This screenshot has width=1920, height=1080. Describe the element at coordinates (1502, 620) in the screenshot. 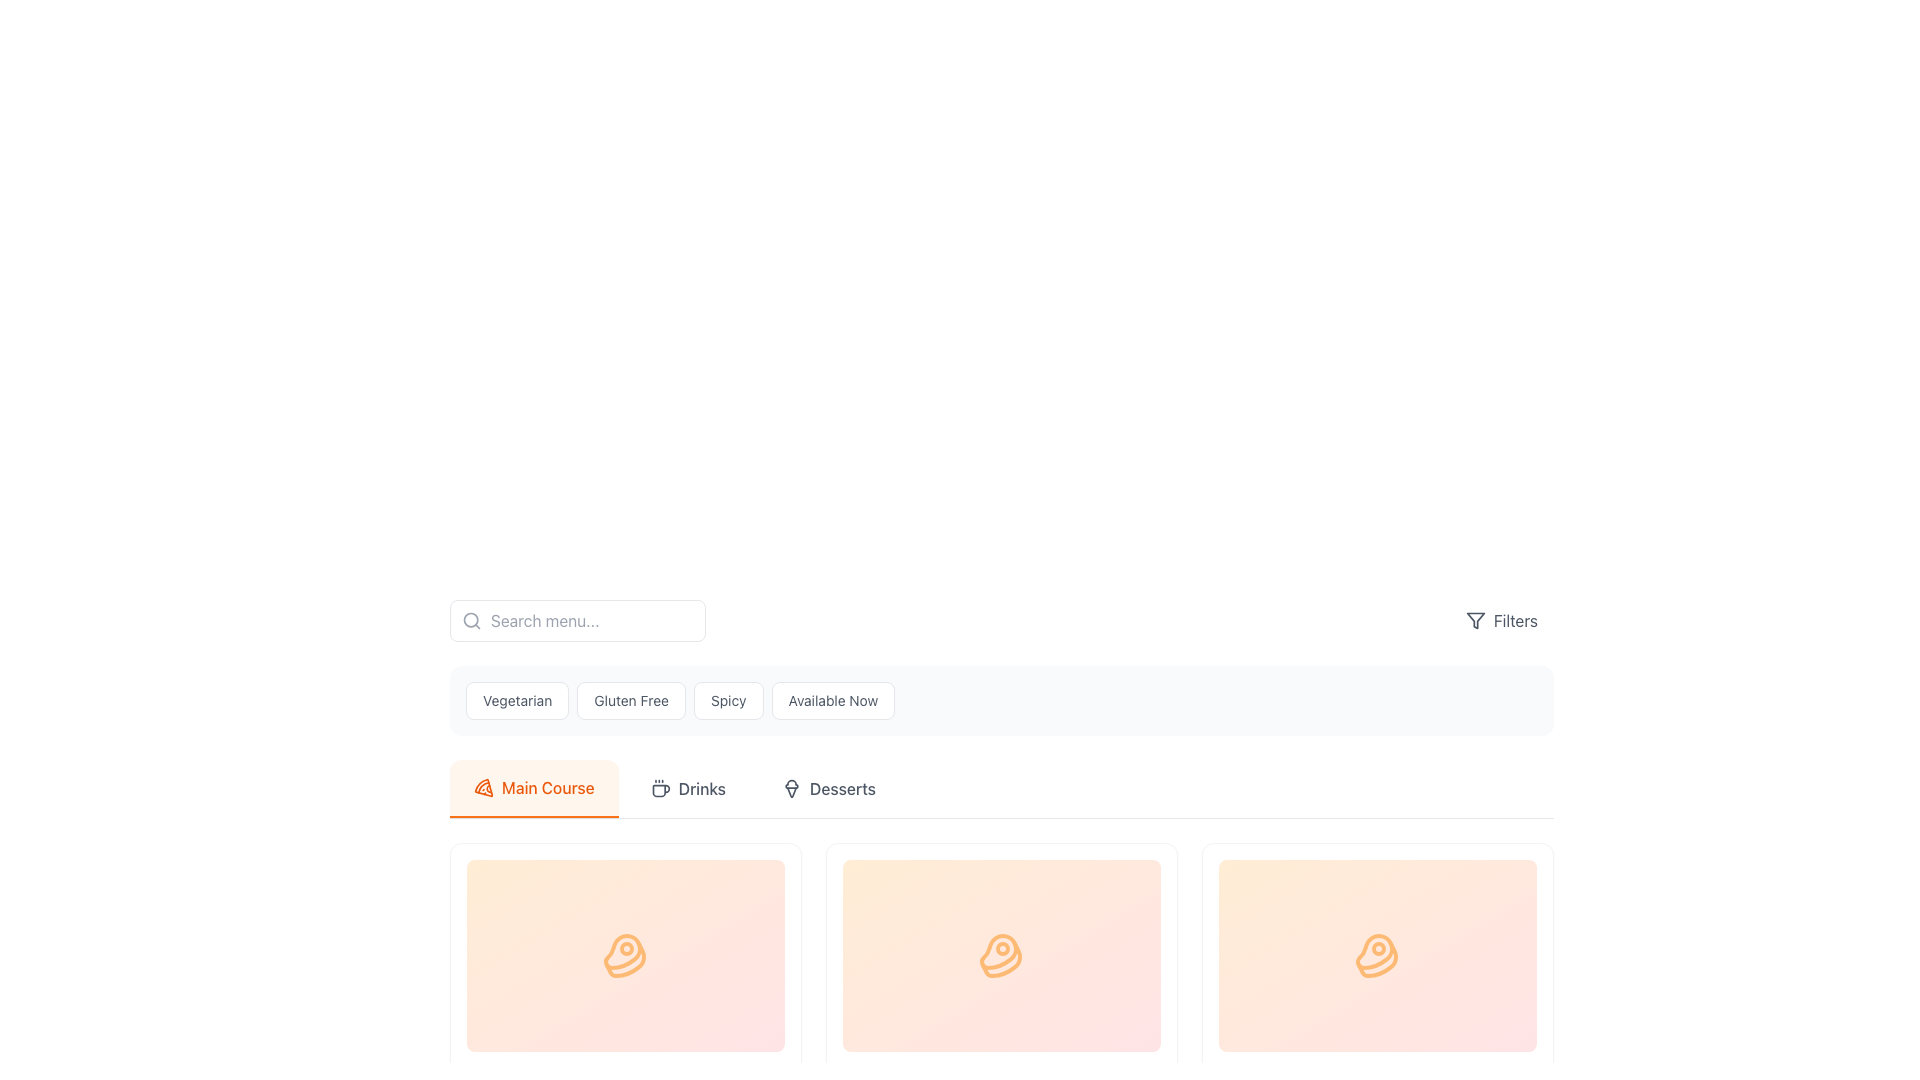

I see `the filter options button located at the top-right corner of the interface` at that location.